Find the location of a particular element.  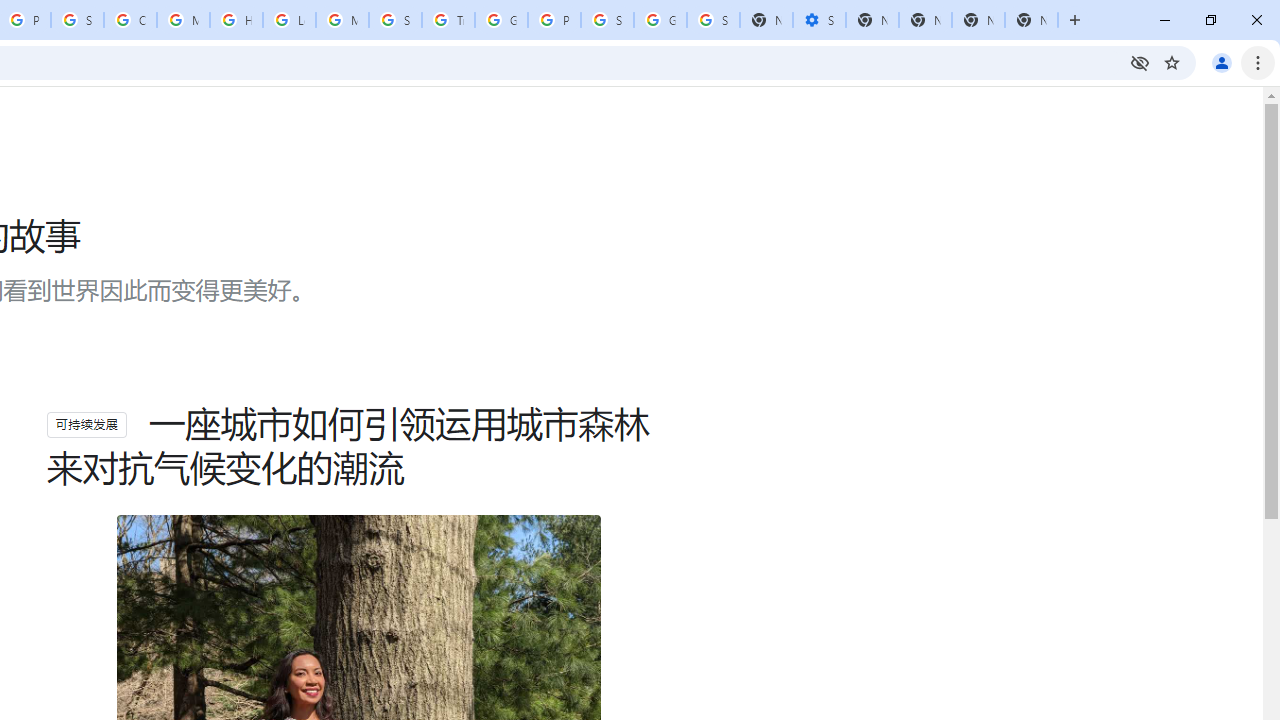

'Google Ads - Sign in' is located at coordinates (501, 20).